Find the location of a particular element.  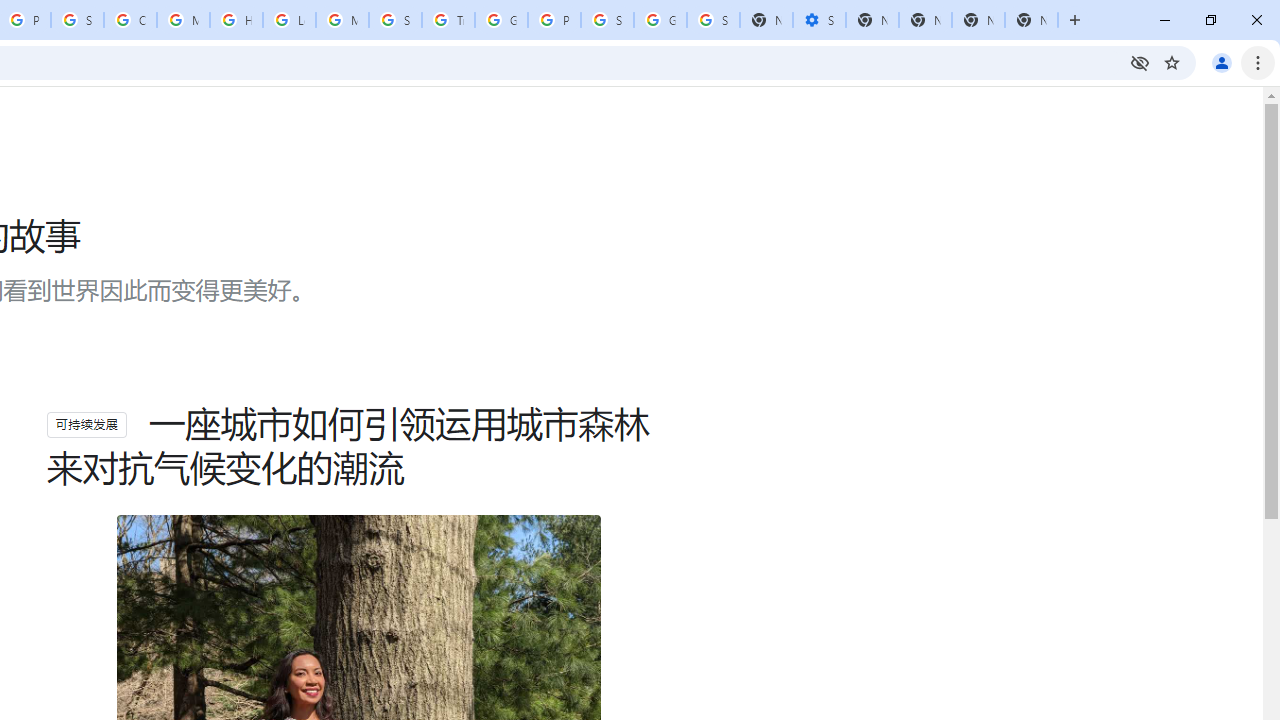

'Google Ads - Sign in' is located at coordinates (501, 20).